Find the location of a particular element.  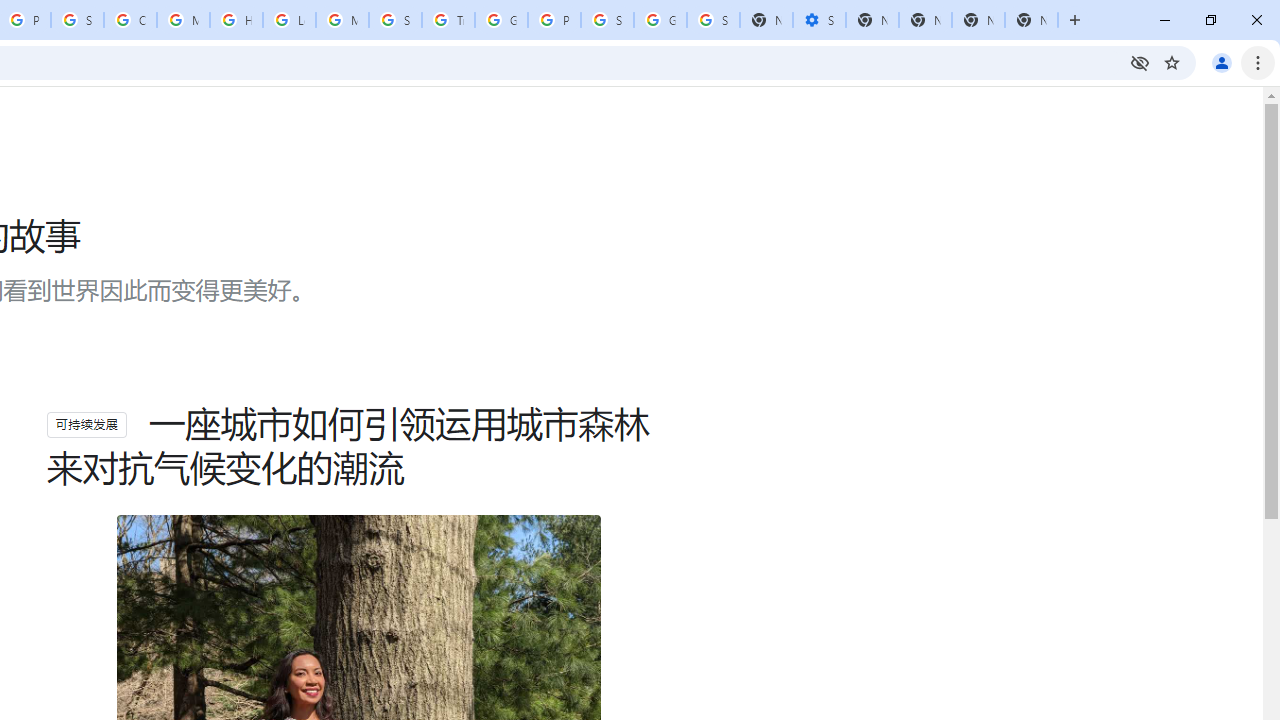

'Google Ads - Sign in' is located at coordinates (501, 20).